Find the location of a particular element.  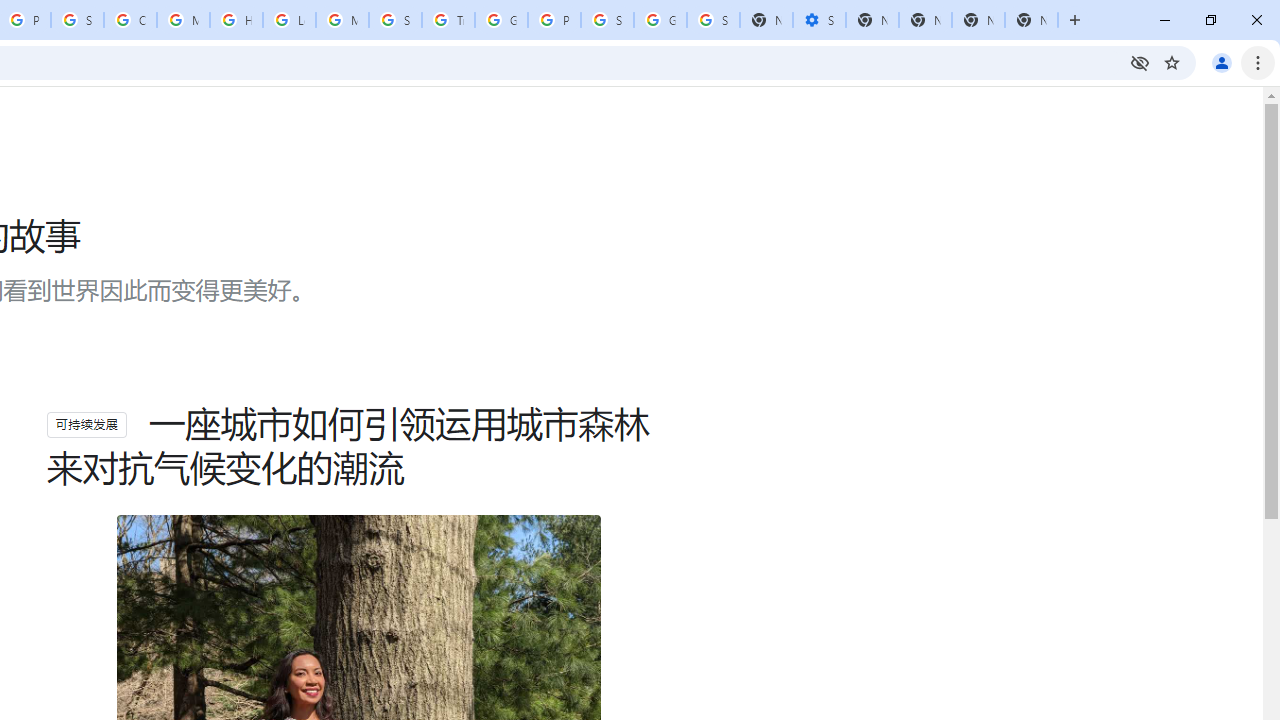

'Google Ads - Sign in' is located at coordinates (501, 20).